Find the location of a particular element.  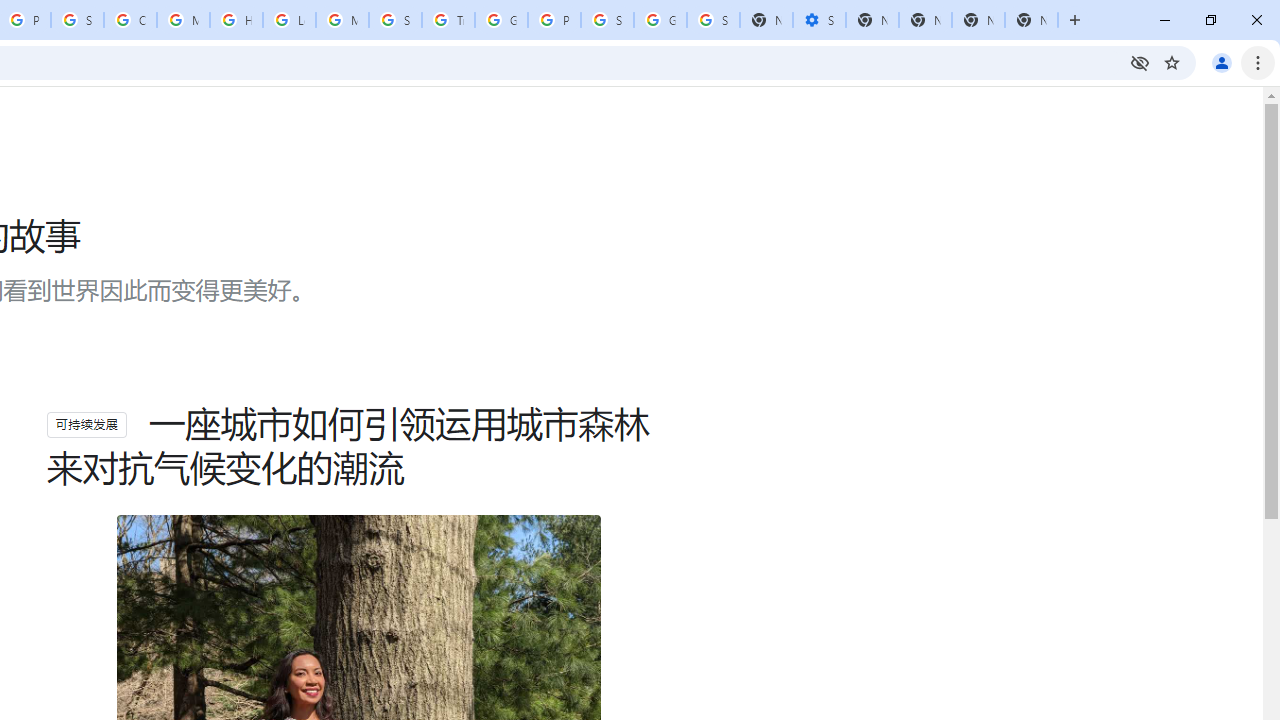

'Google Ads - Sign in' is located at coordinates (501, 20).